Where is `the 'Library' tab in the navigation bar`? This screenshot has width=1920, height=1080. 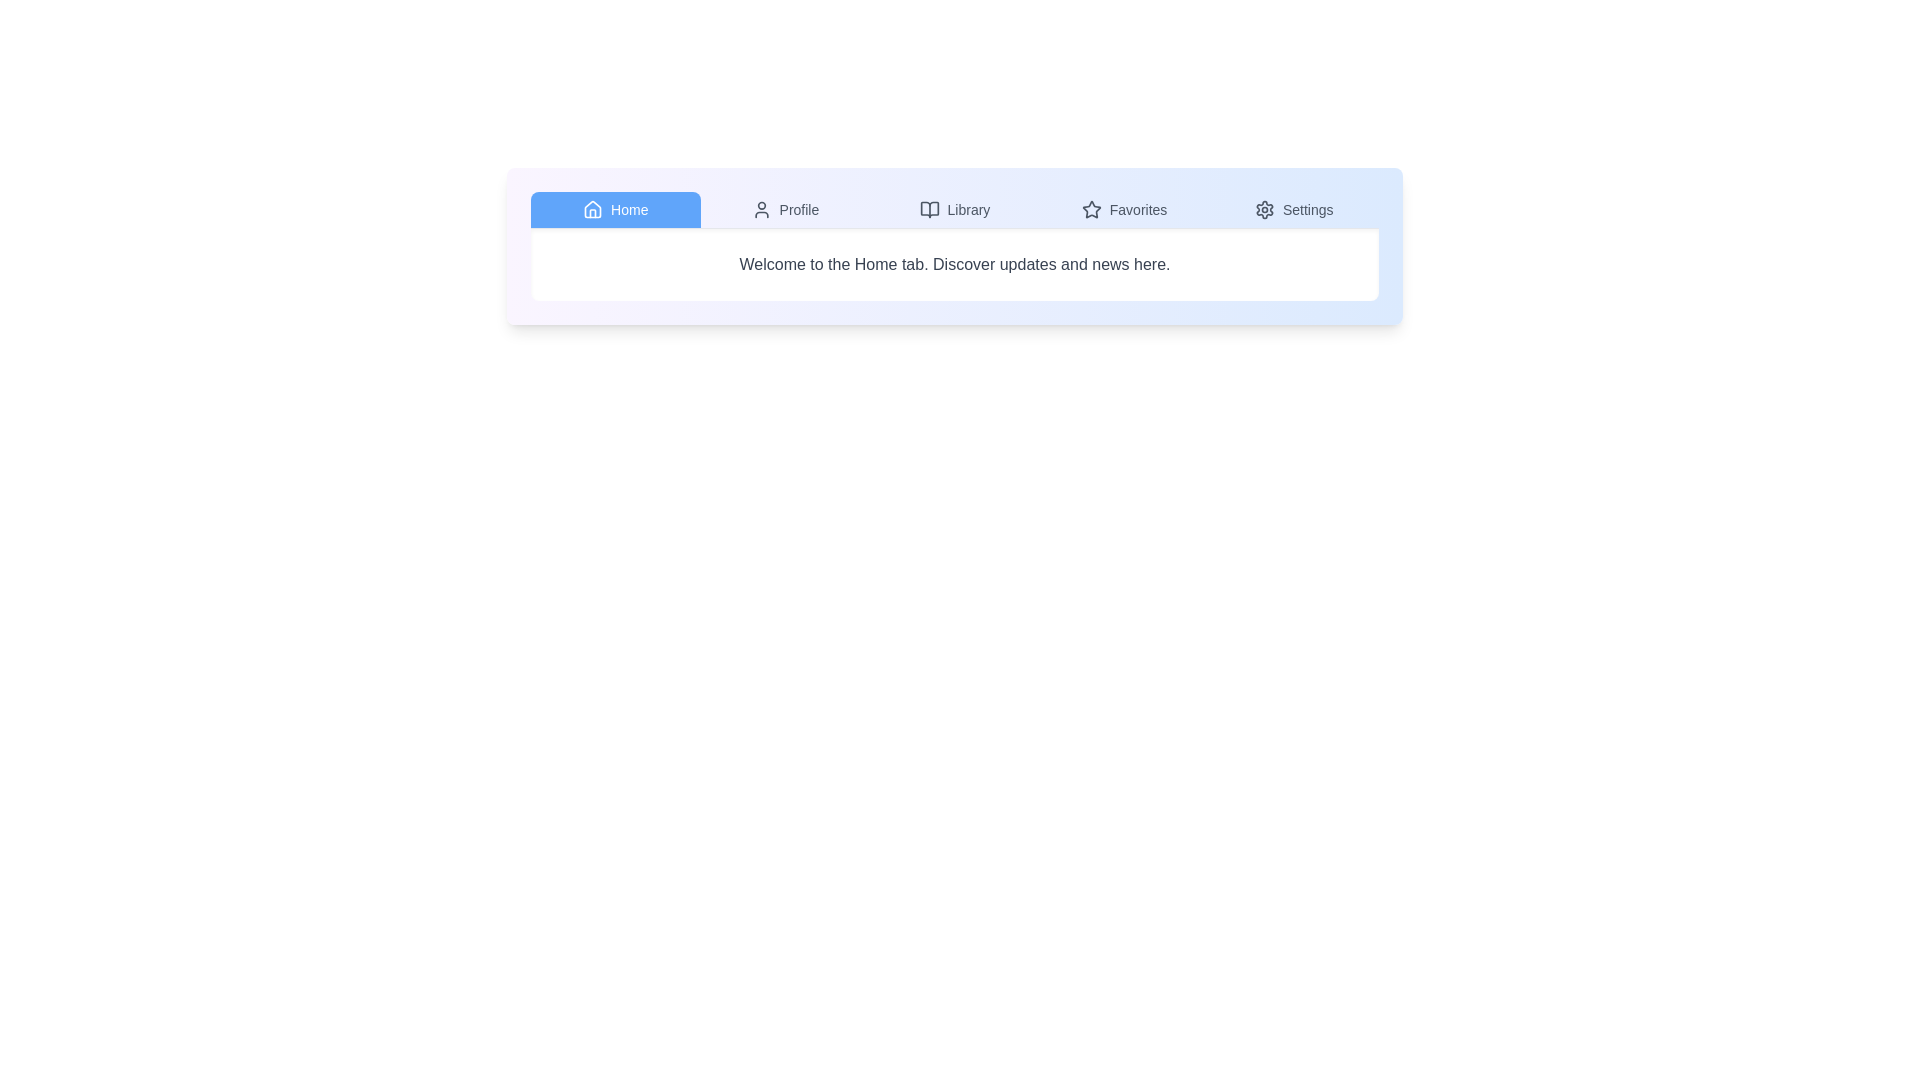 the 'Library' tab in the navigation bar is located at coordinates (954, 210).